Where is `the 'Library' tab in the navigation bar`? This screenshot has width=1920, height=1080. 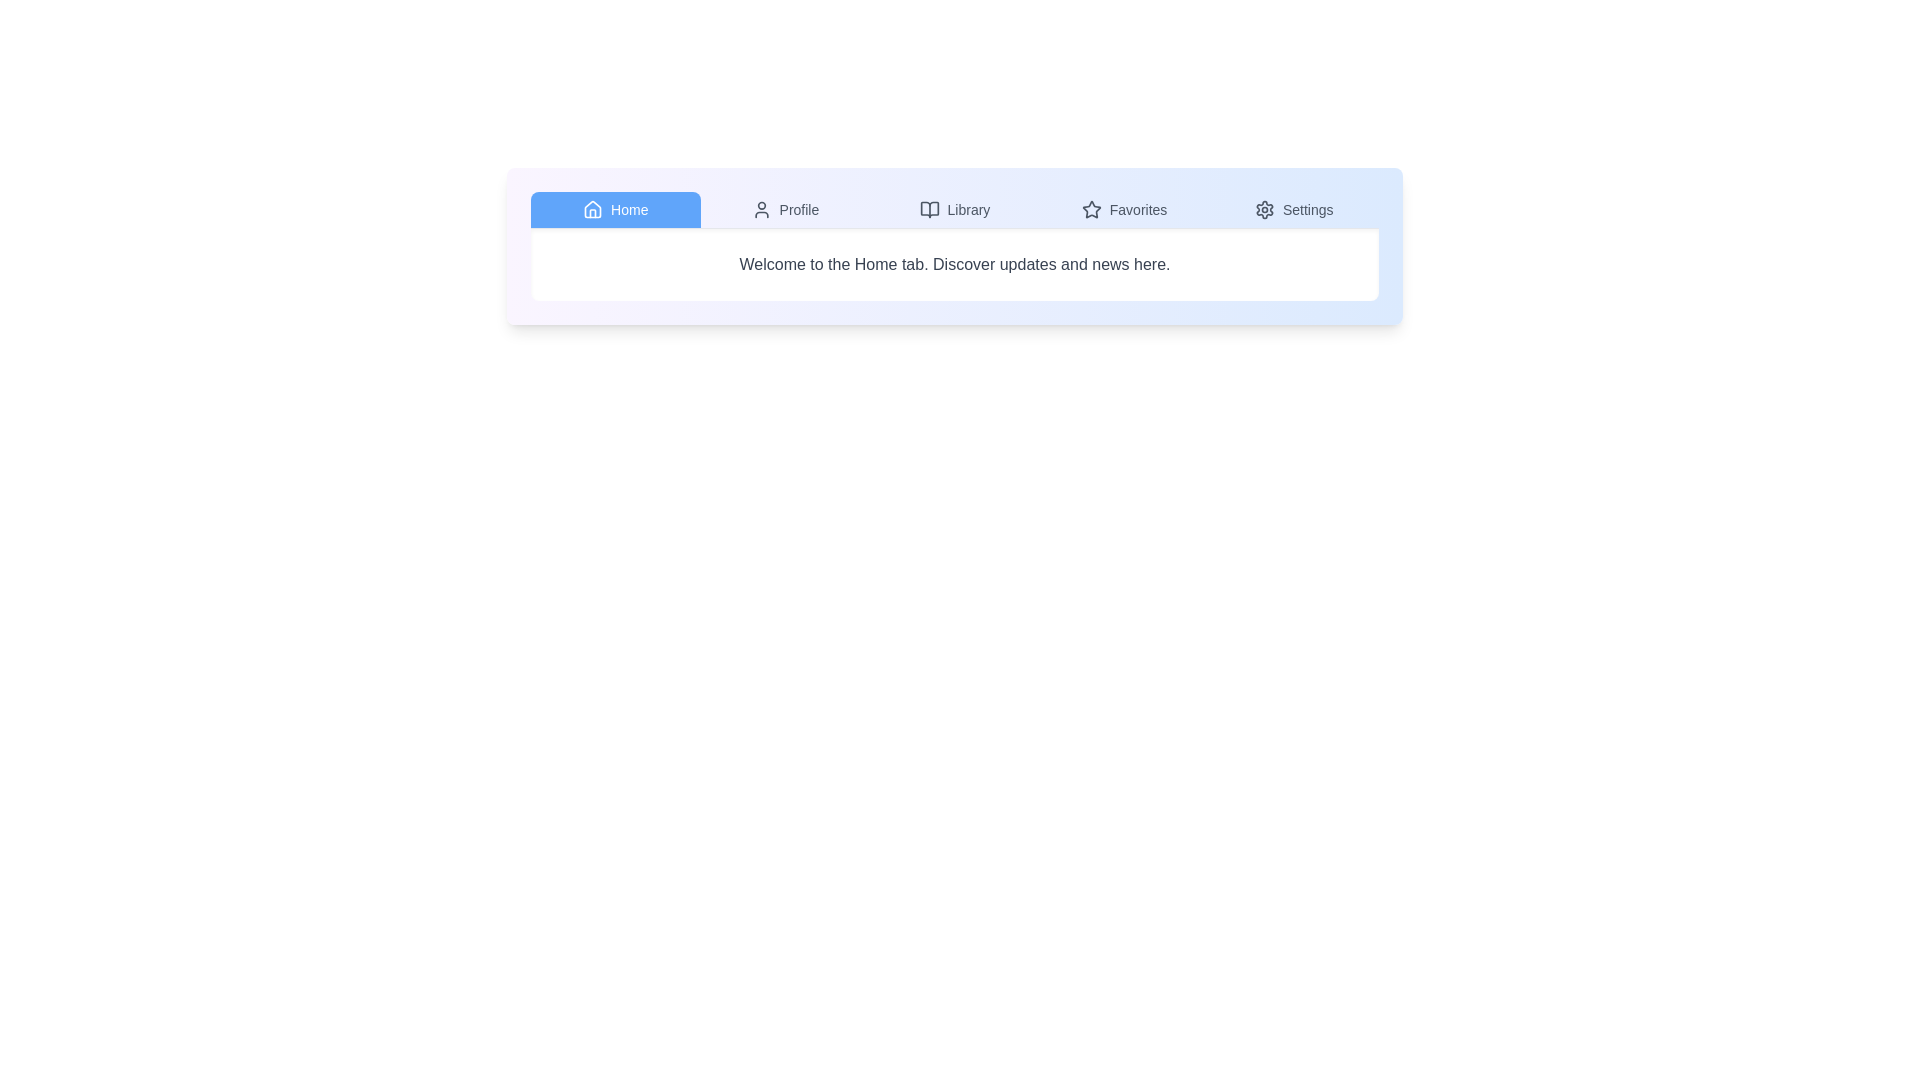 the 'Library' tab in the navigation bar is located at coordinates (954, 210).